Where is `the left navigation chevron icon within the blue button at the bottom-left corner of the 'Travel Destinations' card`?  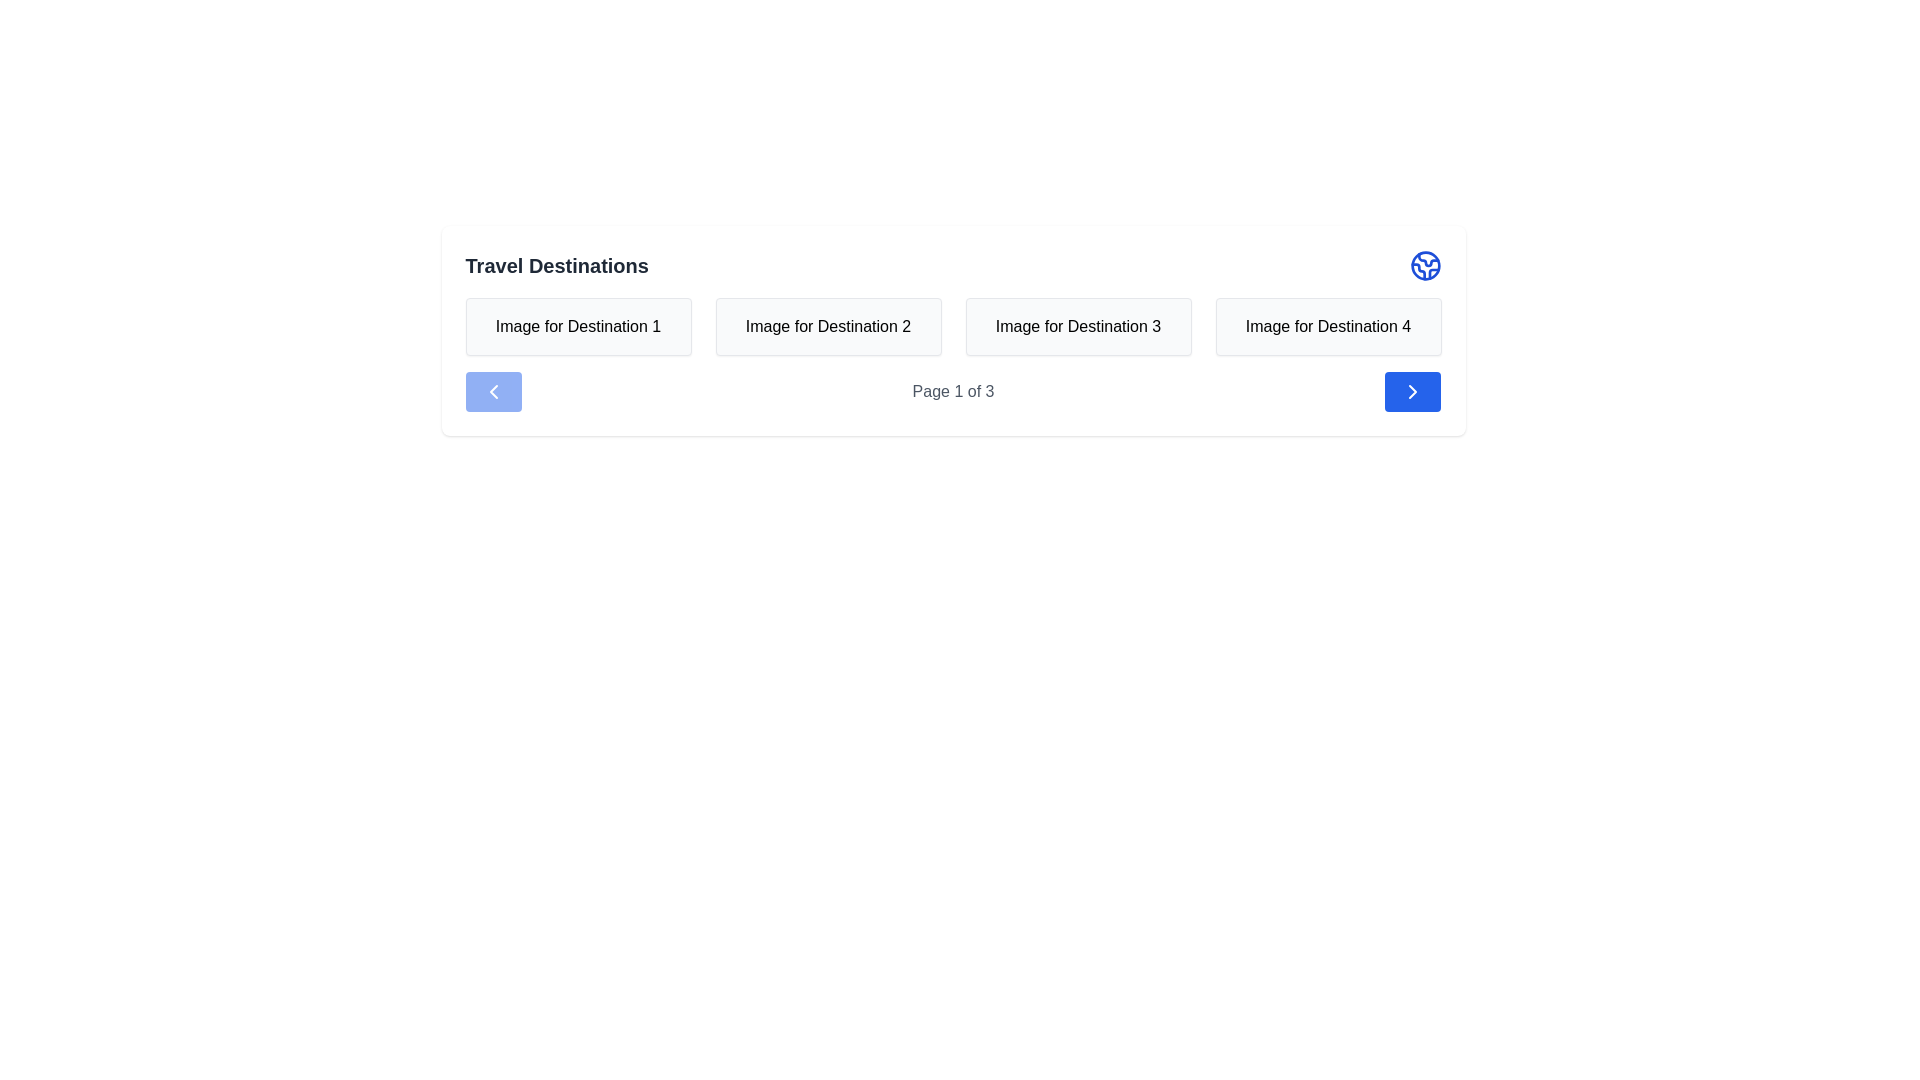
the left navigation chevron icon within the blue button at the bottom-left corner of the 'Travel Destinations' card is located at coordinates (493, 392).